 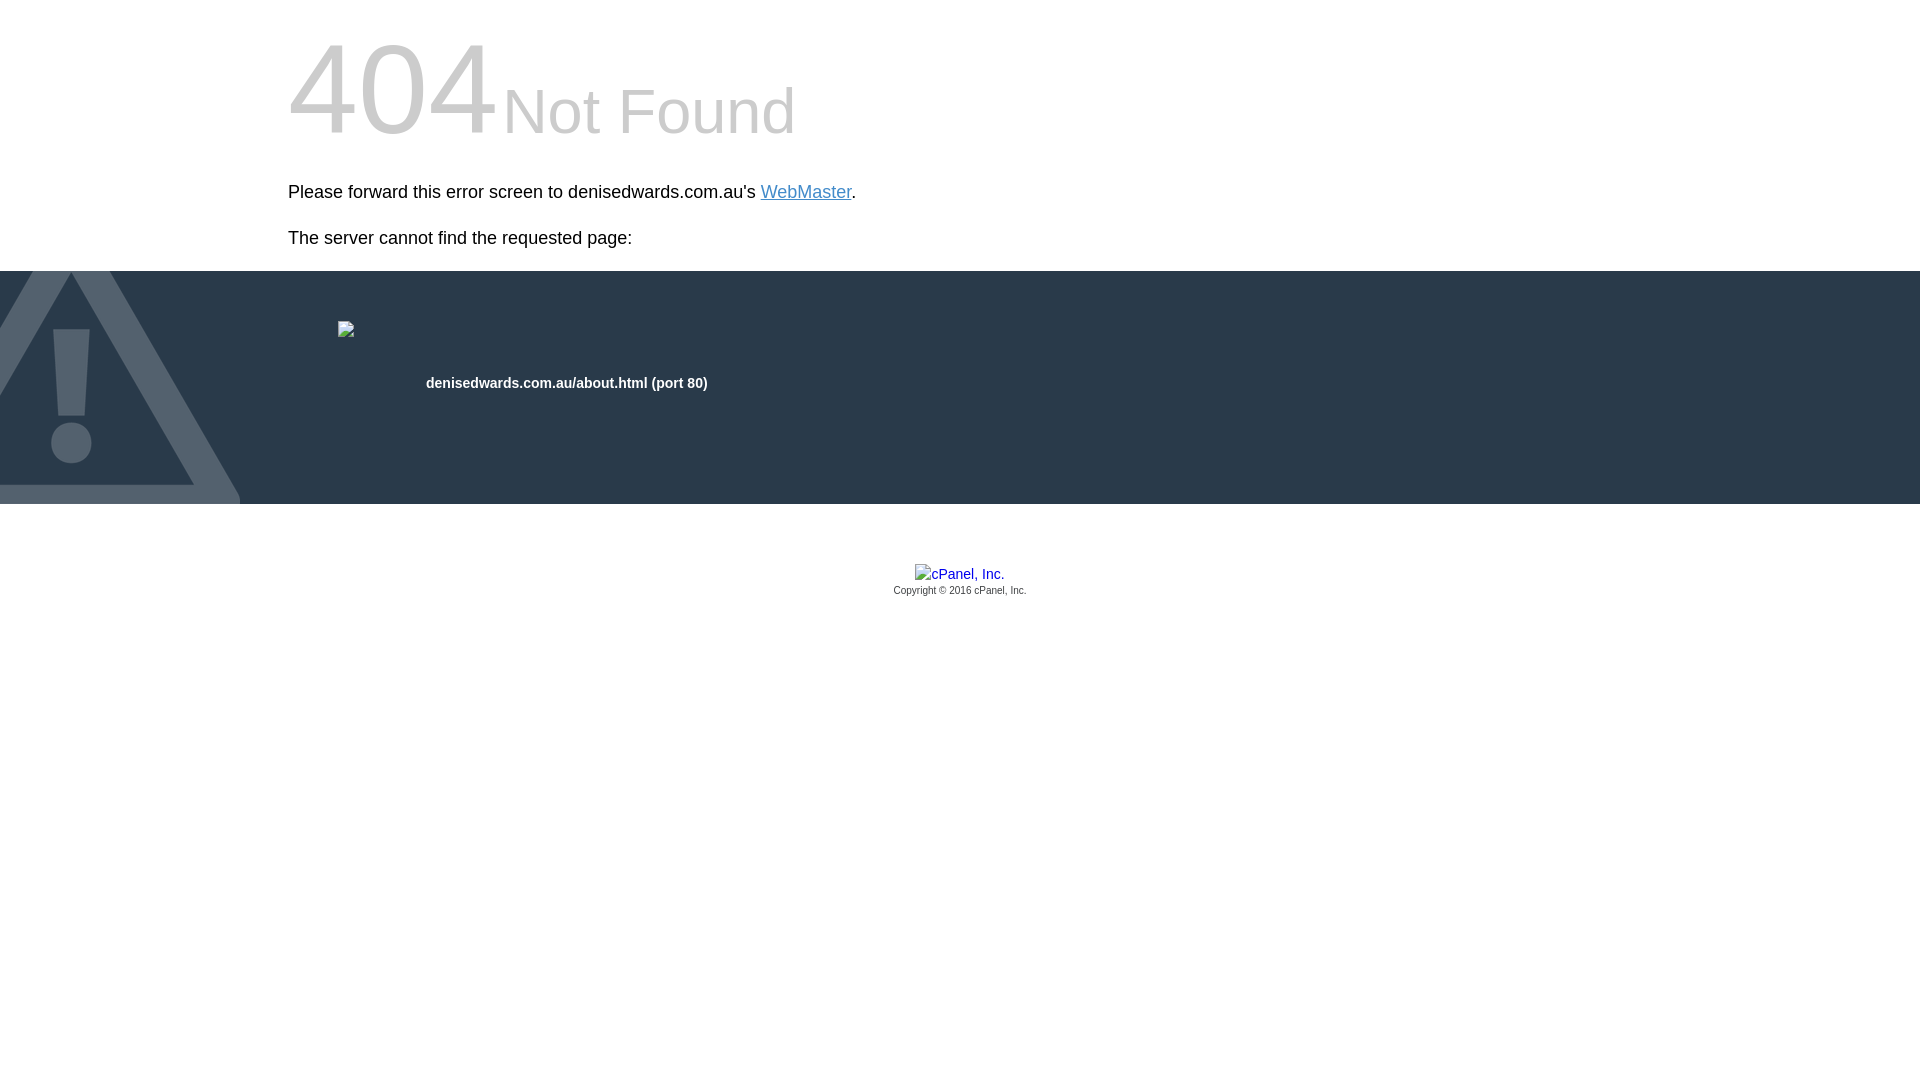 What do you see at coordinates (806, 192) in the screenshot?
I see `'WebMaster'` at bounding box center [806, 192].